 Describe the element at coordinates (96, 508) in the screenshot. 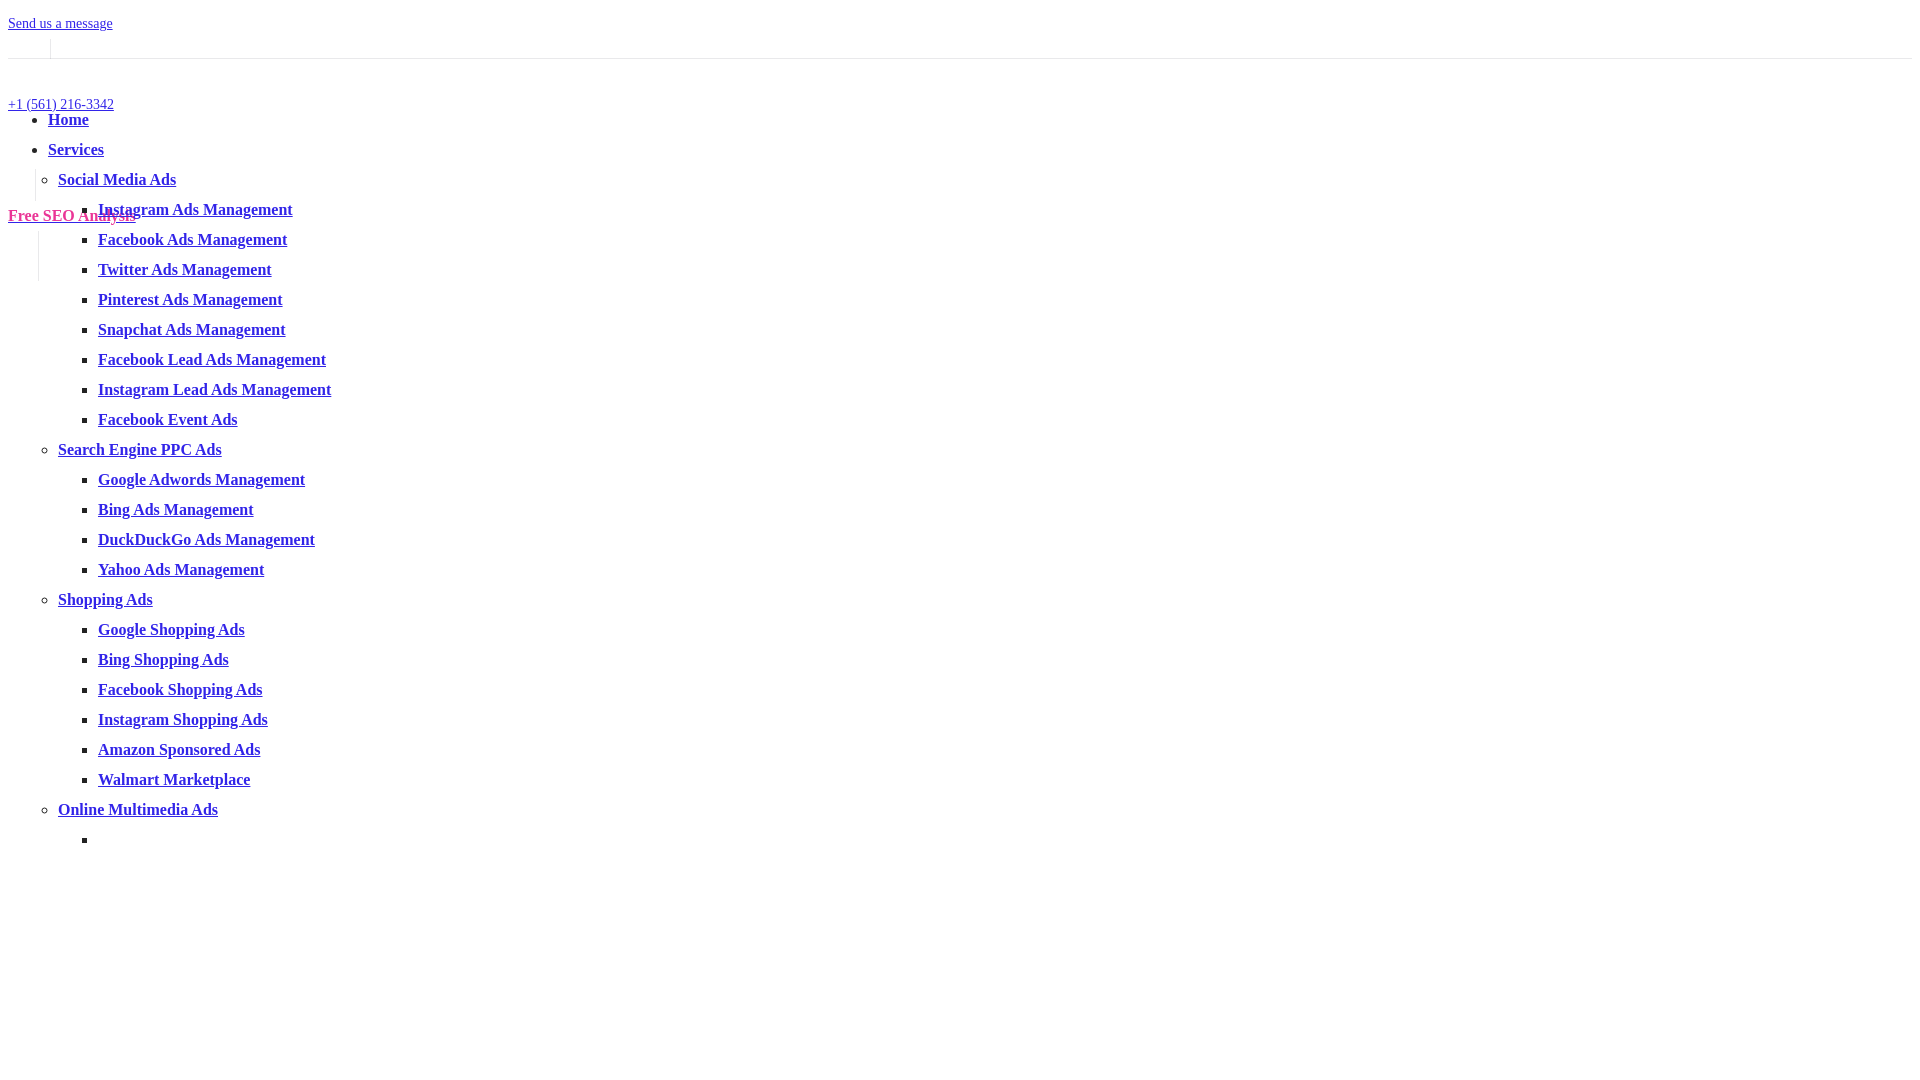

I see `'Bing Ads Management'` at that location.